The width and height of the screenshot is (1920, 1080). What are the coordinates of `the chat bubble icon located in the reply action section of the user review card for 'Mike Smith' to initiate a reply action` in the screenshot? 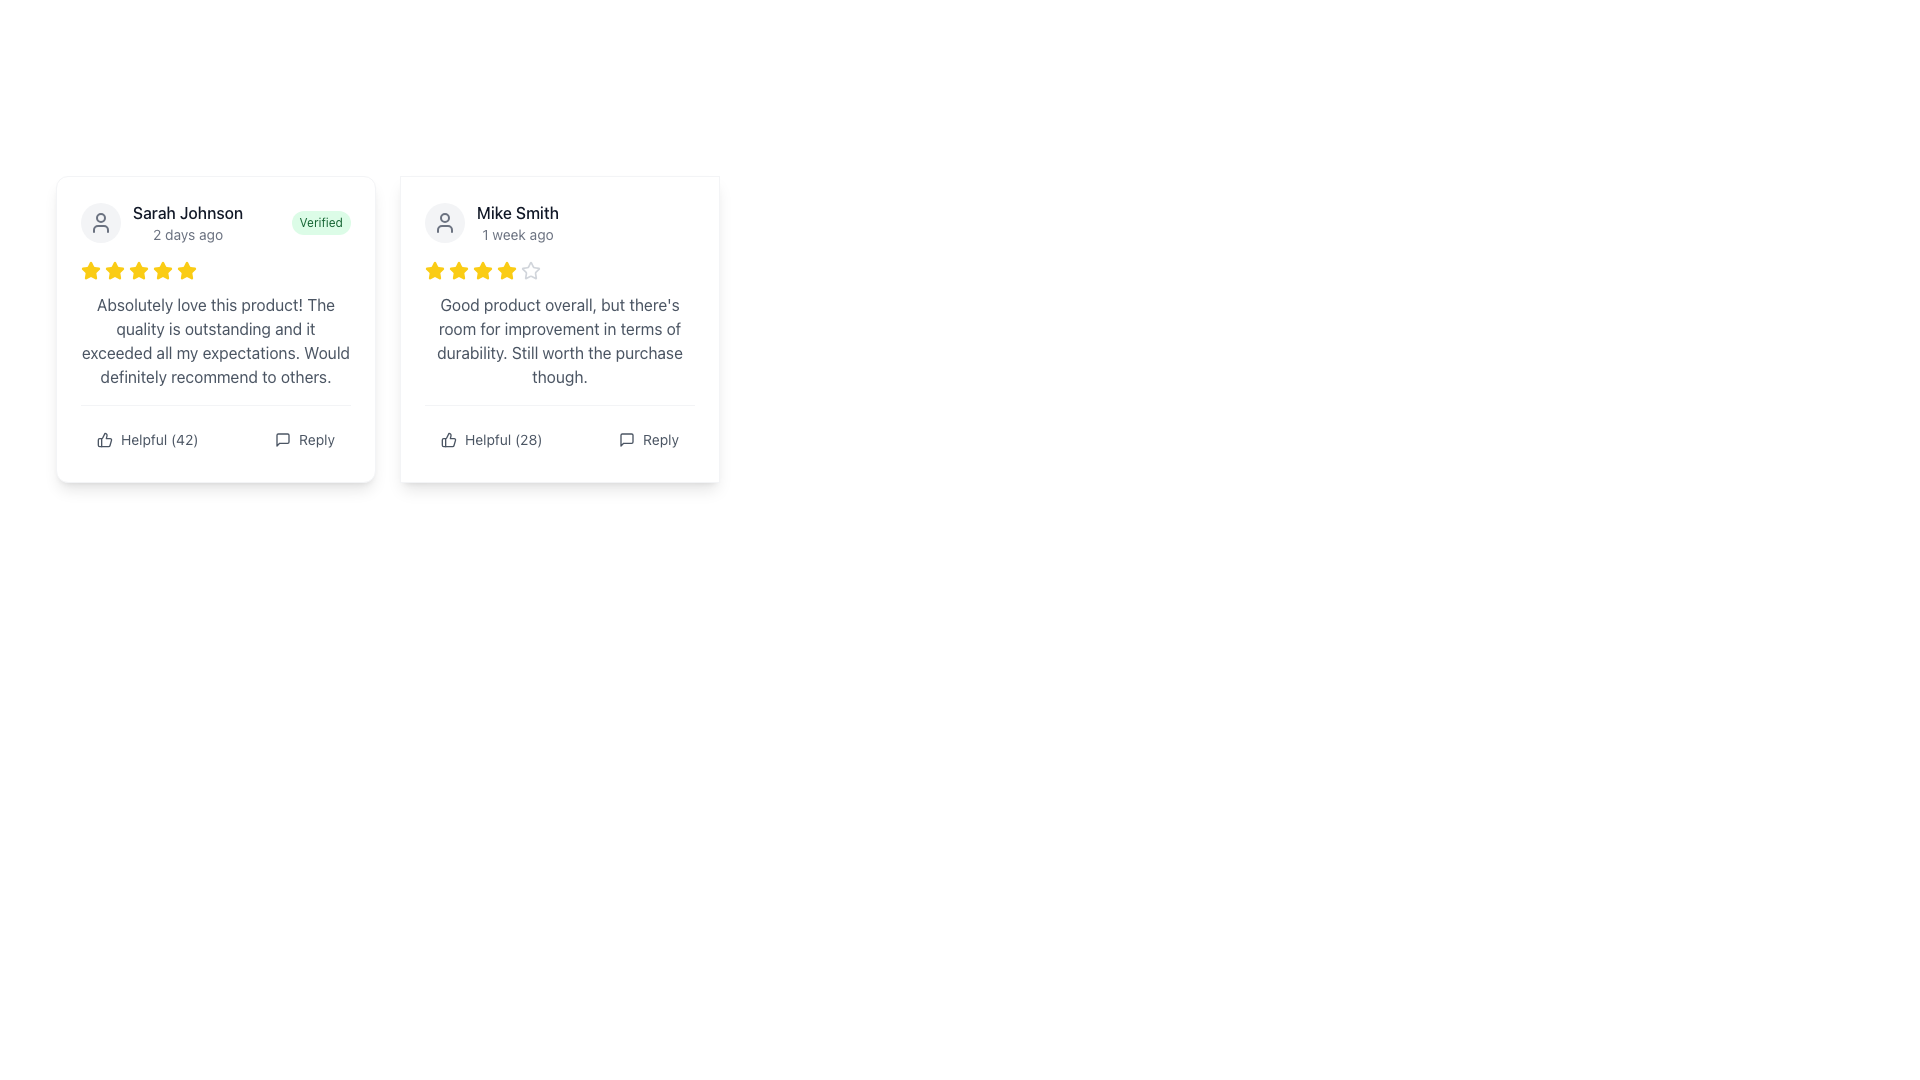 It's located at (626, 438).